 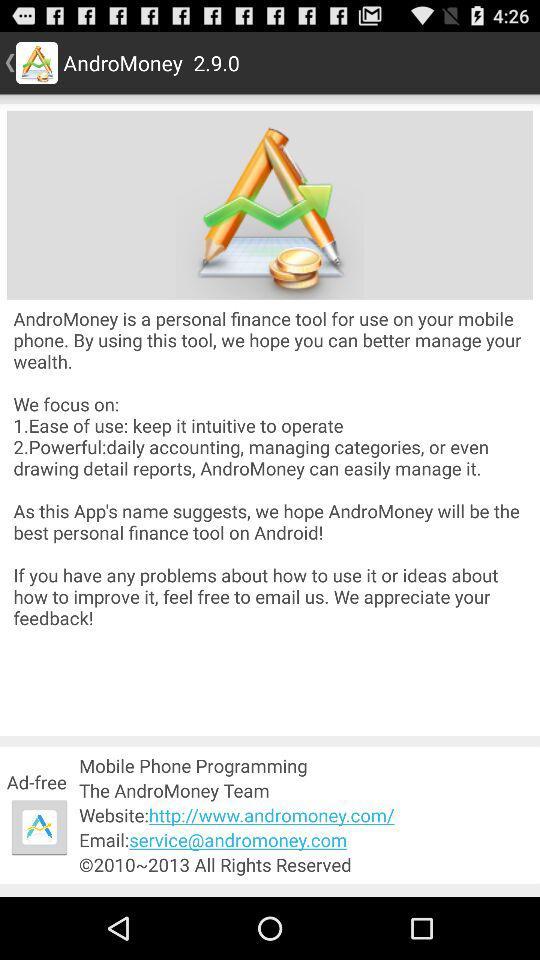 What do you see at coordinates (306, 815) in the screenshot?
I see `the website address` at bounding box center [306, 815].